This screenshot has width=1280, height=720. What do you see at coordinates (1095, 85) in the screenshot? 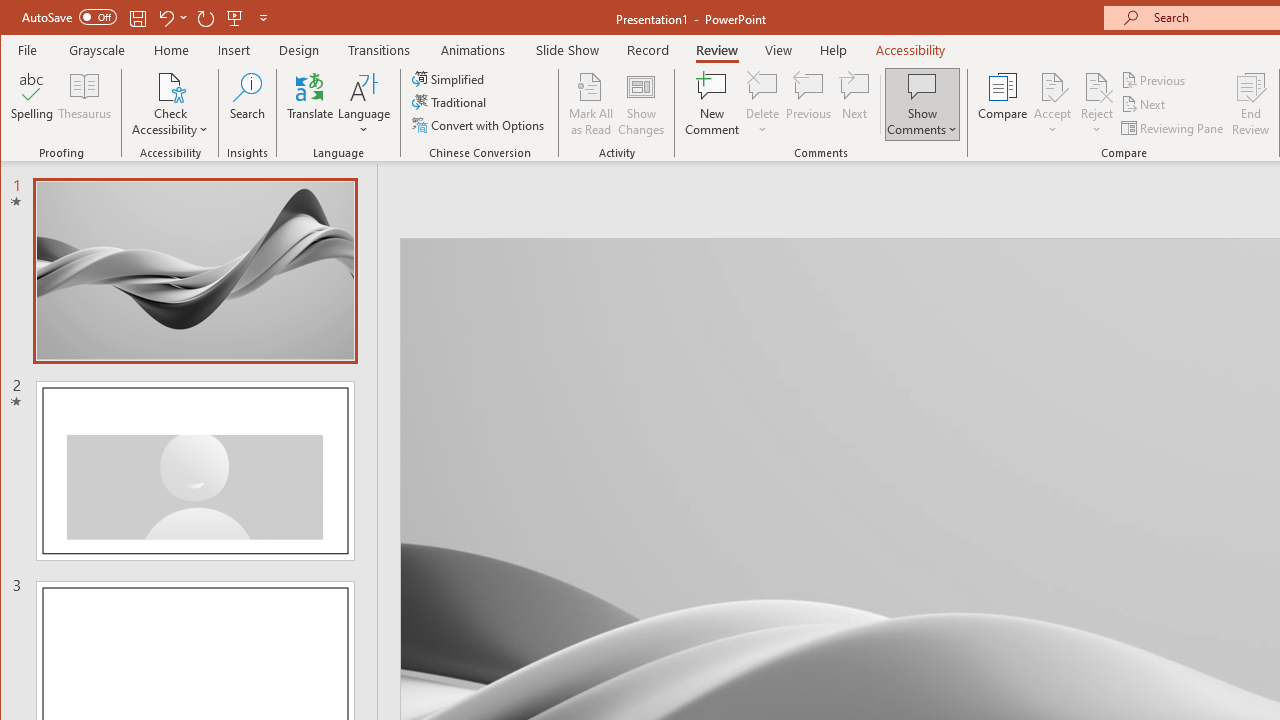
I see `'Reject Change'` at bounding box center [1095, 85].